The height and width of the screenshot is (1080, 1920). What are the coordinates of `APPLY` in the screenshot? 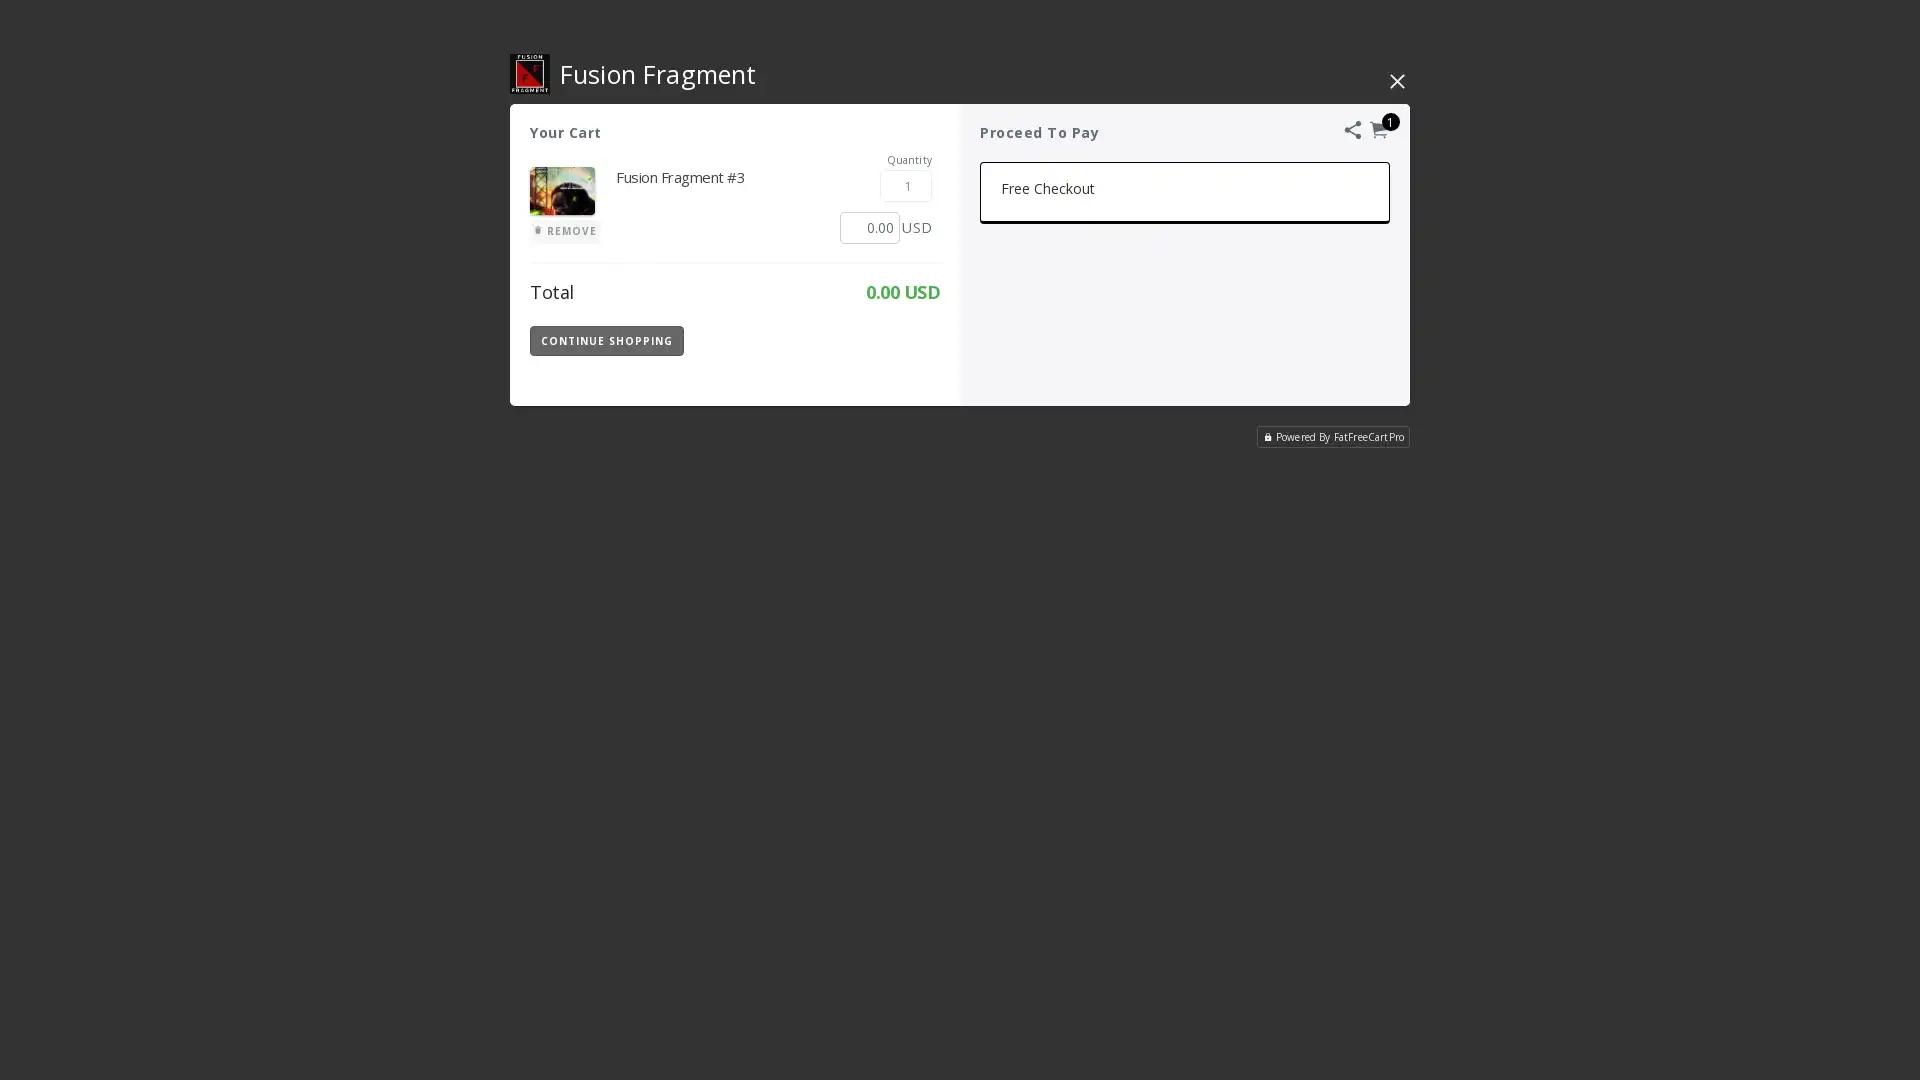 It's located at (888, 338).